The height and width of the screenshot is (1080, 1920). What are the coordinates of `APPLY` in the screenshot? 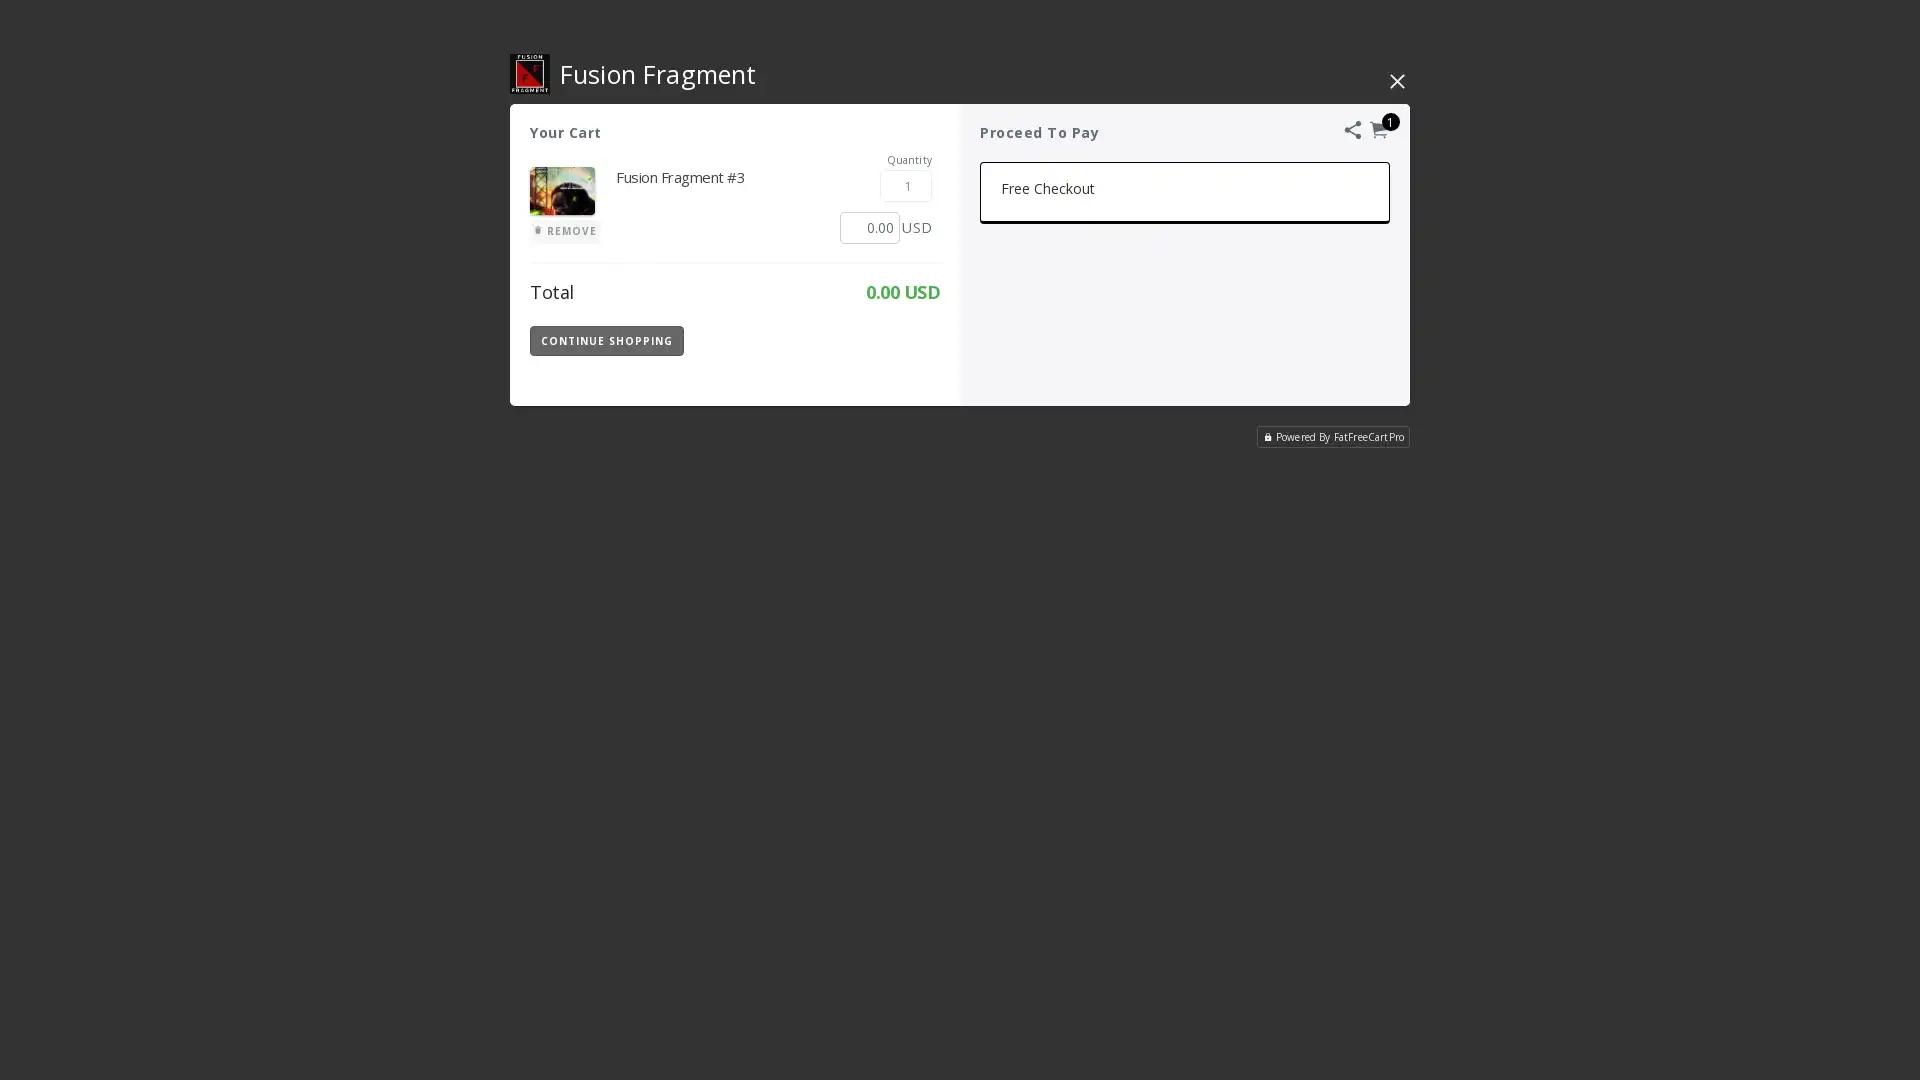 It's located at (888, 338).